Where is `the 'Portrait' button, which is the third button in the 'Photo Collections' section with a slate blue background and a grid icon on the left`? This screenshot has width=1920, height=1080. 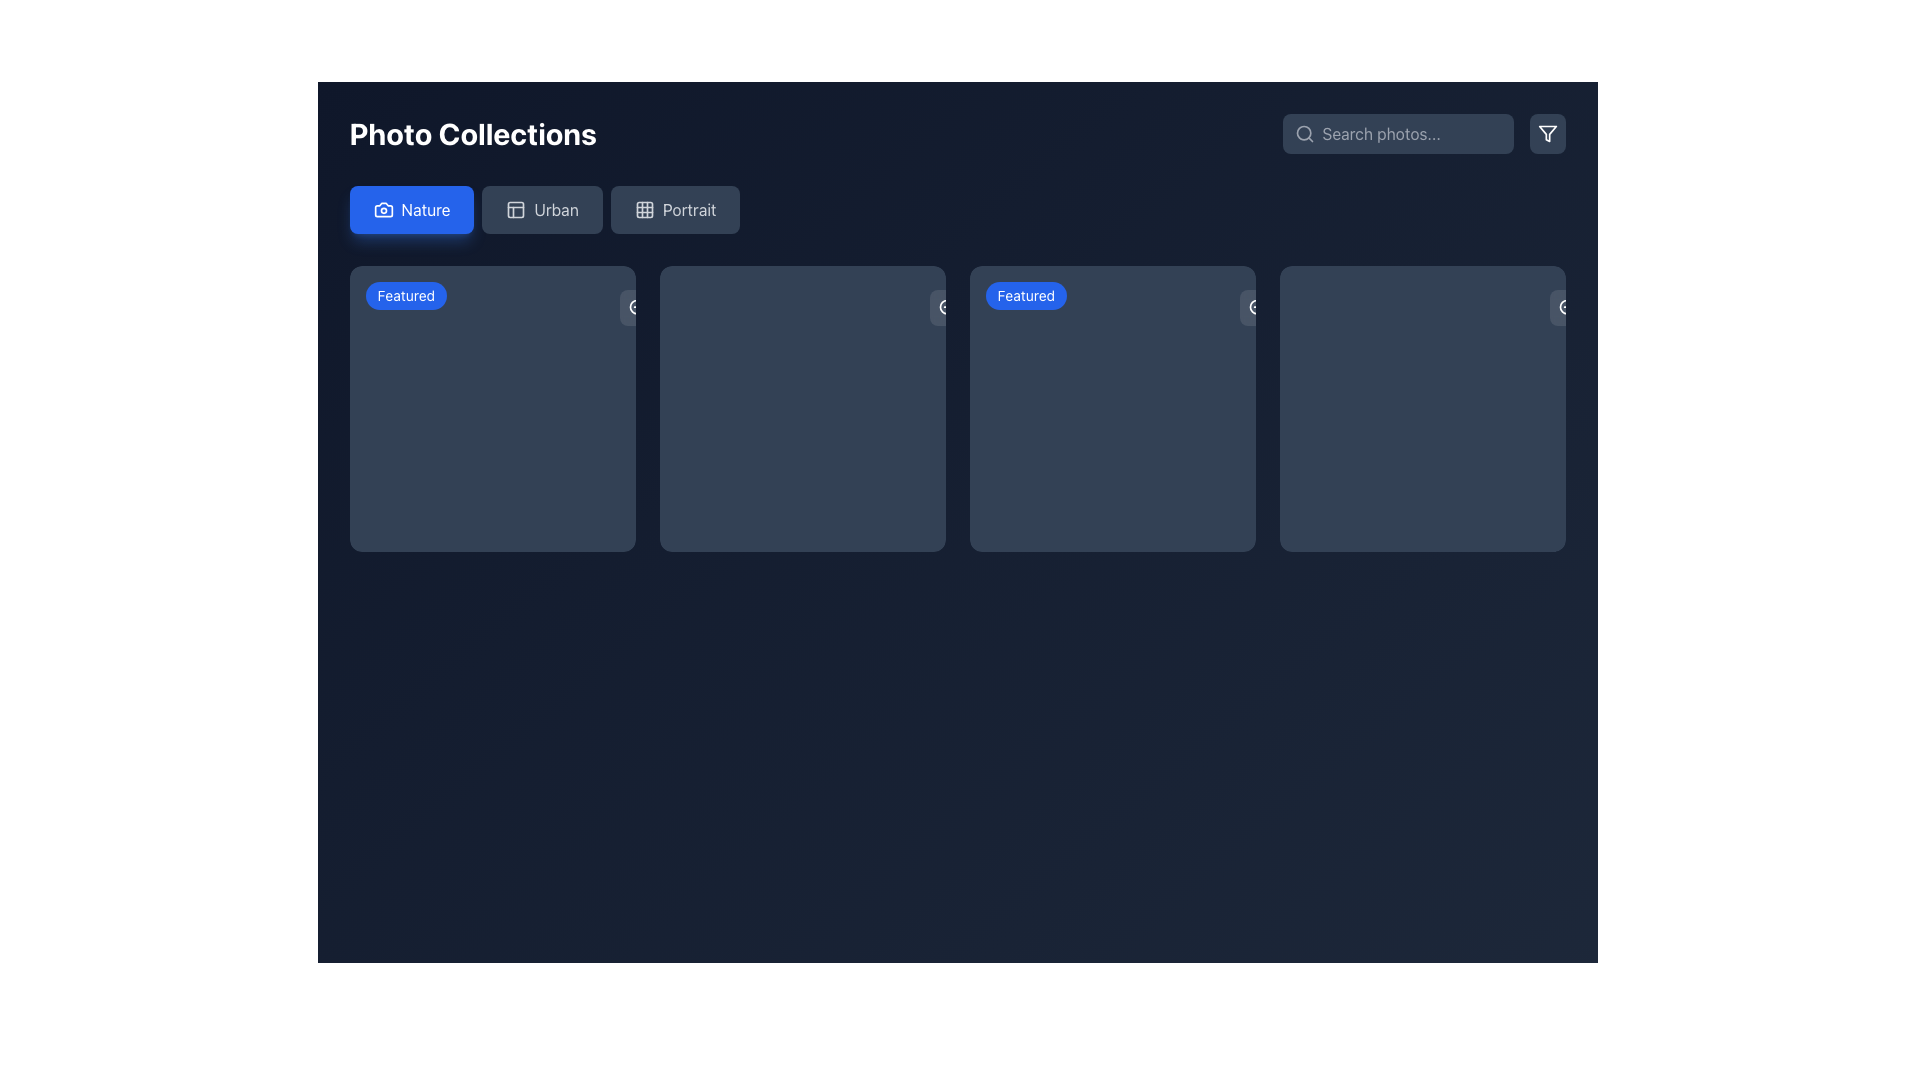 the 'Portrait' button, which is the third button in the 'Photo Collections' section with a slate blue background and a grid icon on the left is located at coordinates (675, 209).